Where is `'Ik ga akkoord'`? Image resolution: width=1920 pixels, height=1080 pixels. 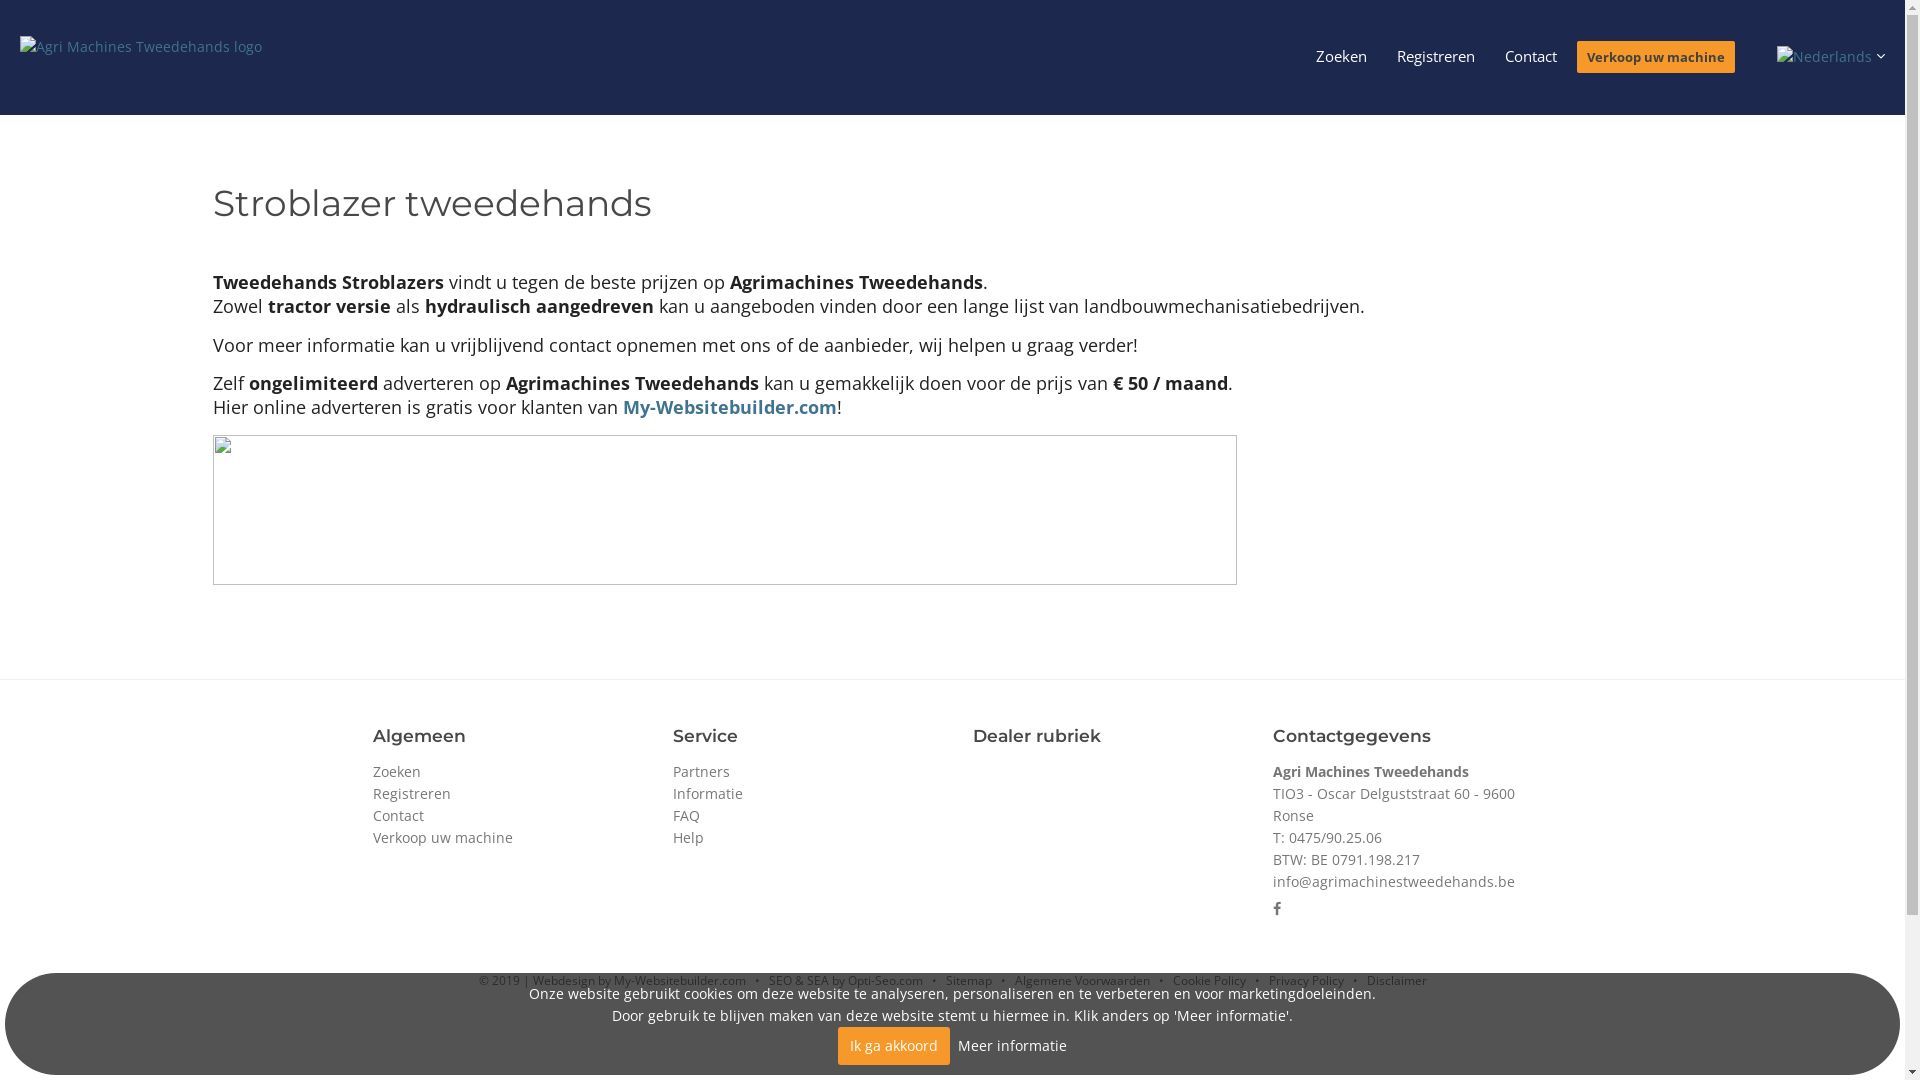
'Ik ga akkoord' is located at coordinates (892, 1044).